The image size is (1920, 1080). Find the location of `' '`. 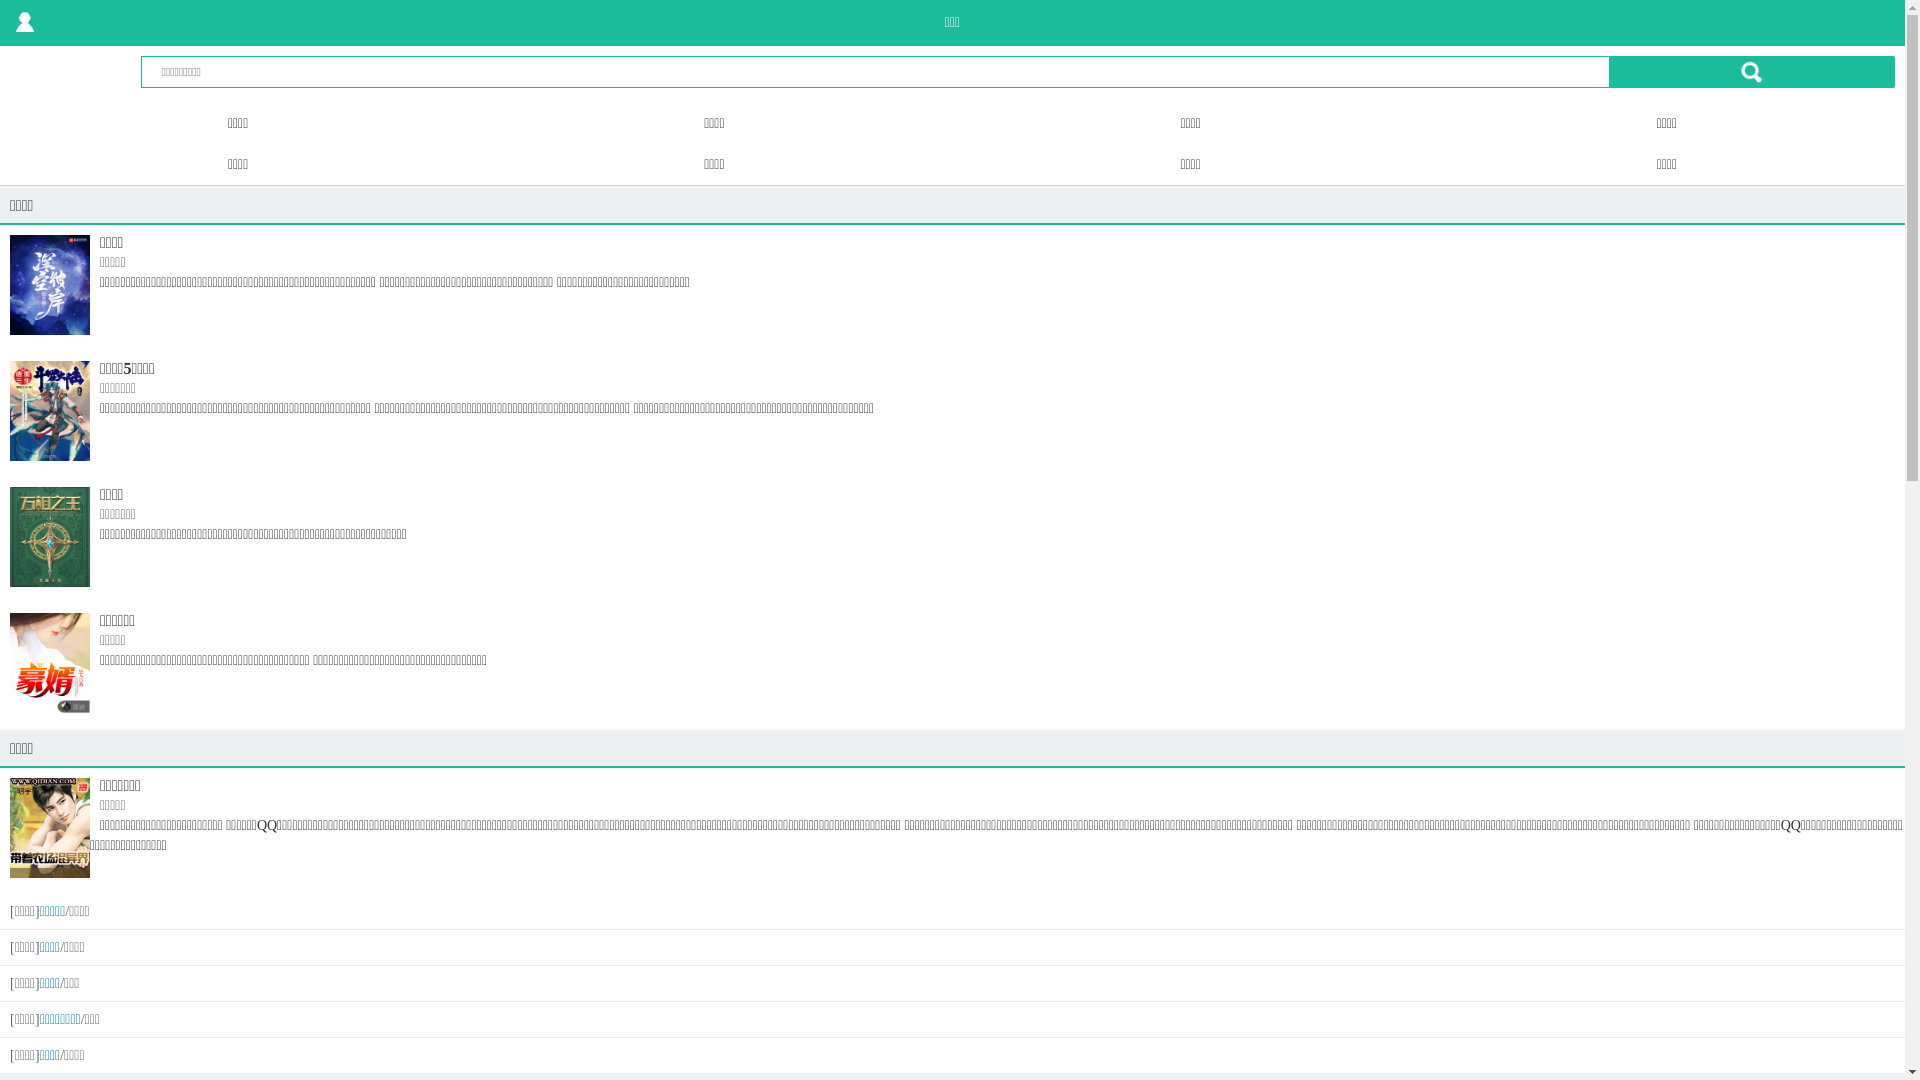

' ' is located at coordinates (24, 23).